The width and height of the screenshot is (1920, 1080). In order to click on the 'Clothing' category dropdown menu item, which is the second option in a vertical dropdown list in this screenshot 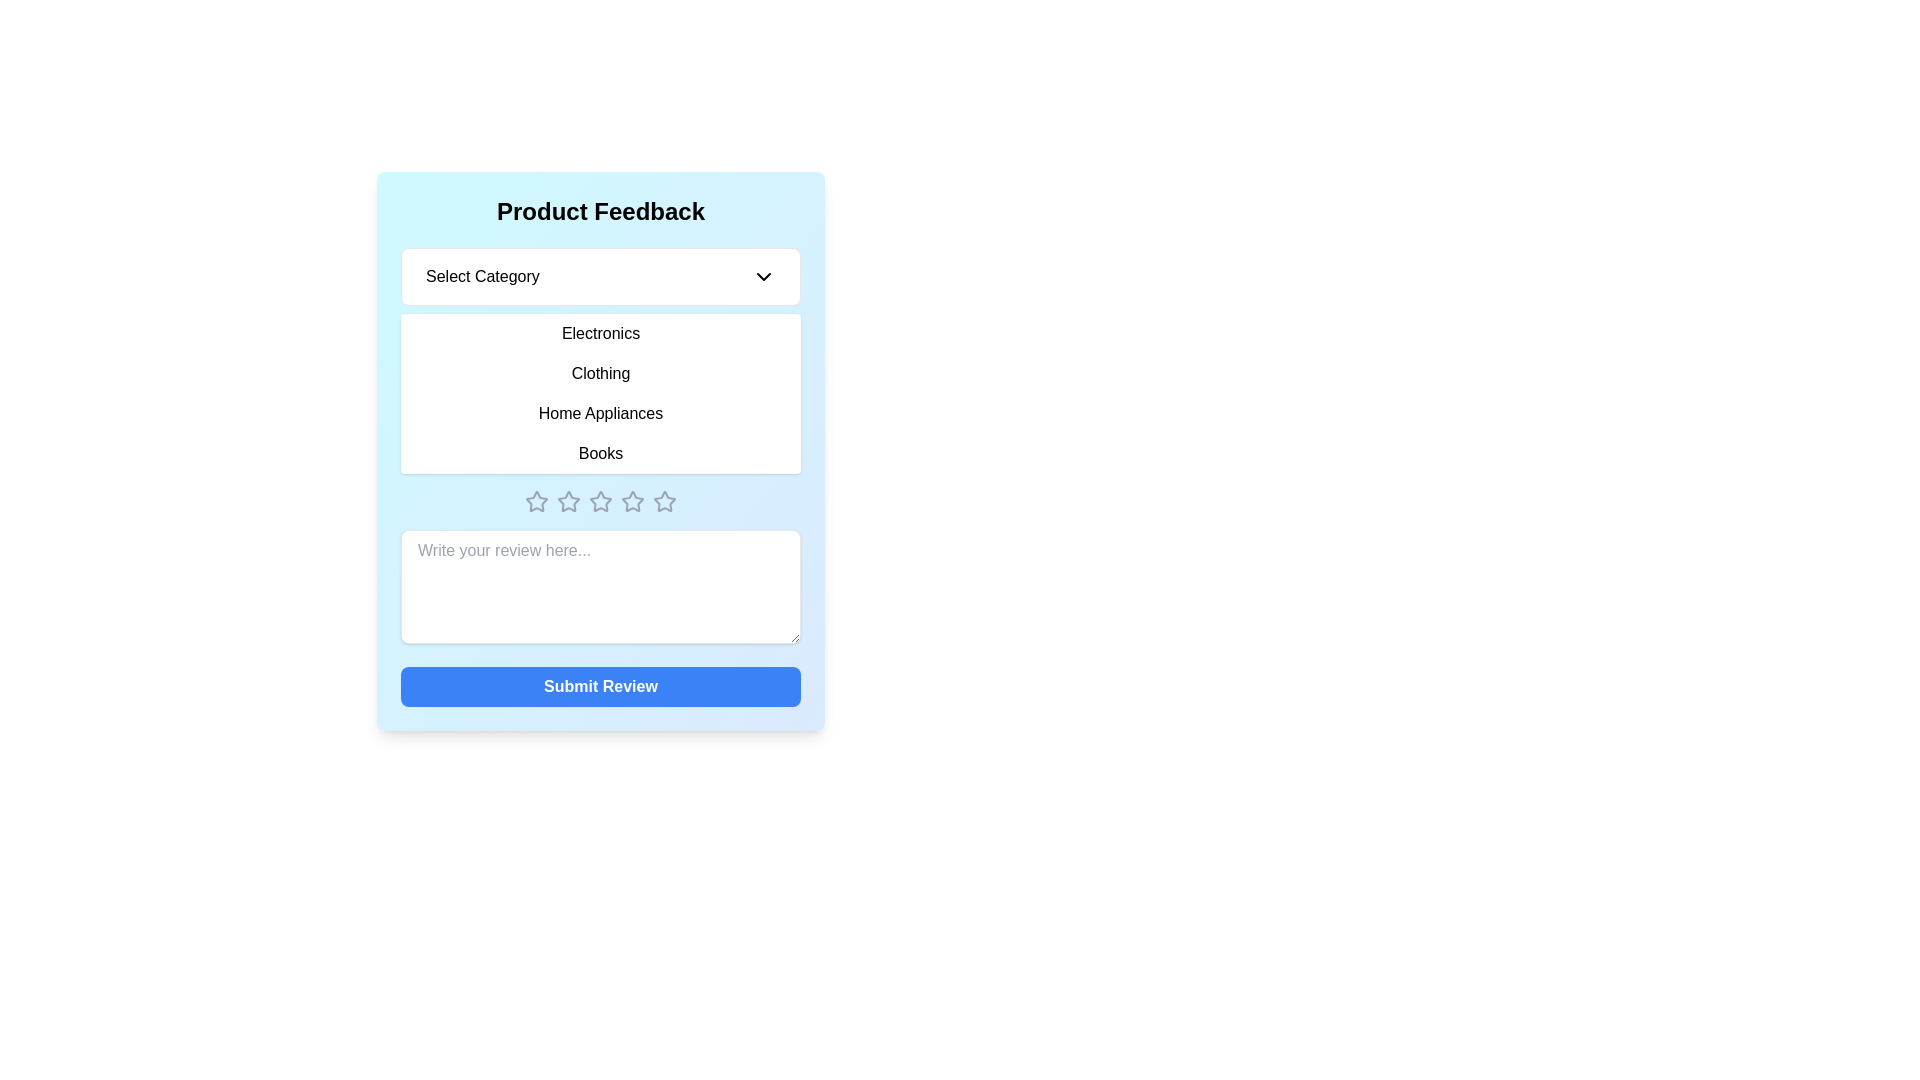, I will do `click(599, 374)`.